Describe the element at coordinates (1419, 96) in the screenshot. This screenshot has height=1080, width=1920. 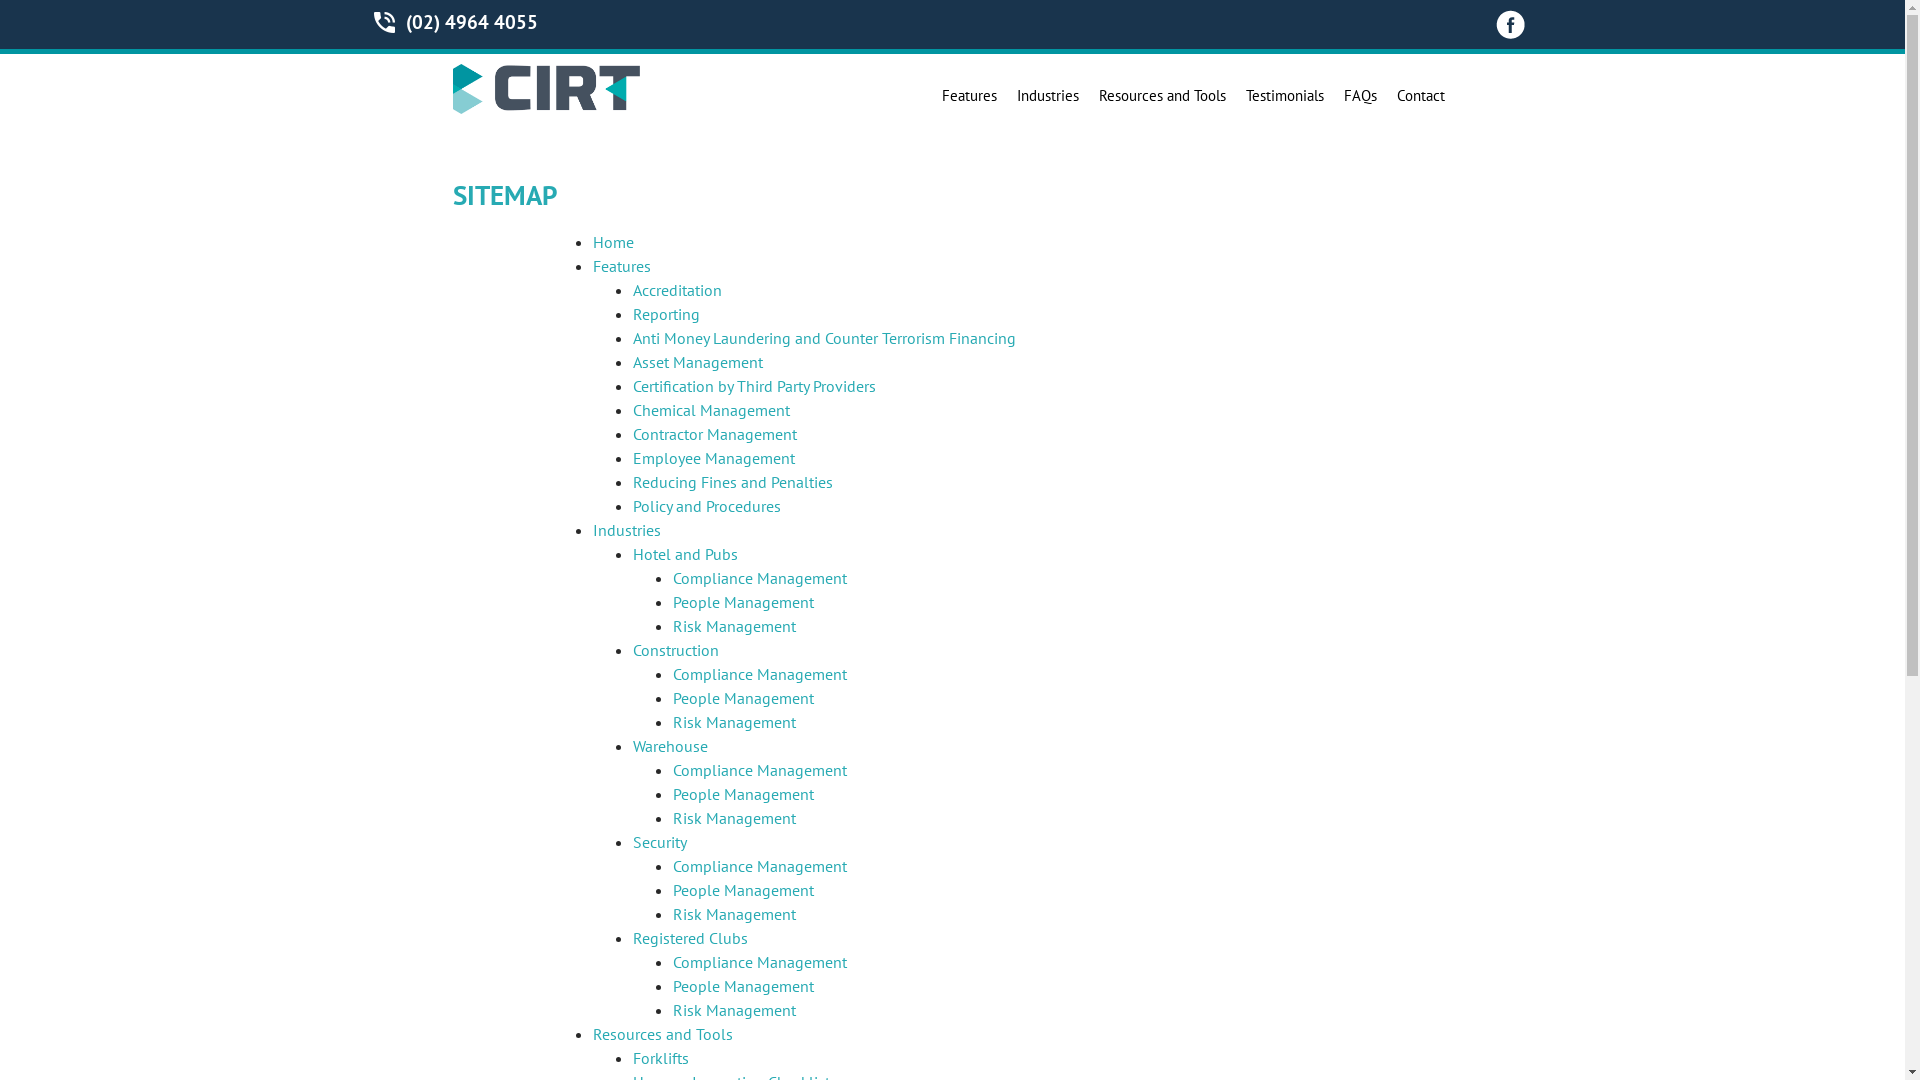
I see `'Contact'` at that location.